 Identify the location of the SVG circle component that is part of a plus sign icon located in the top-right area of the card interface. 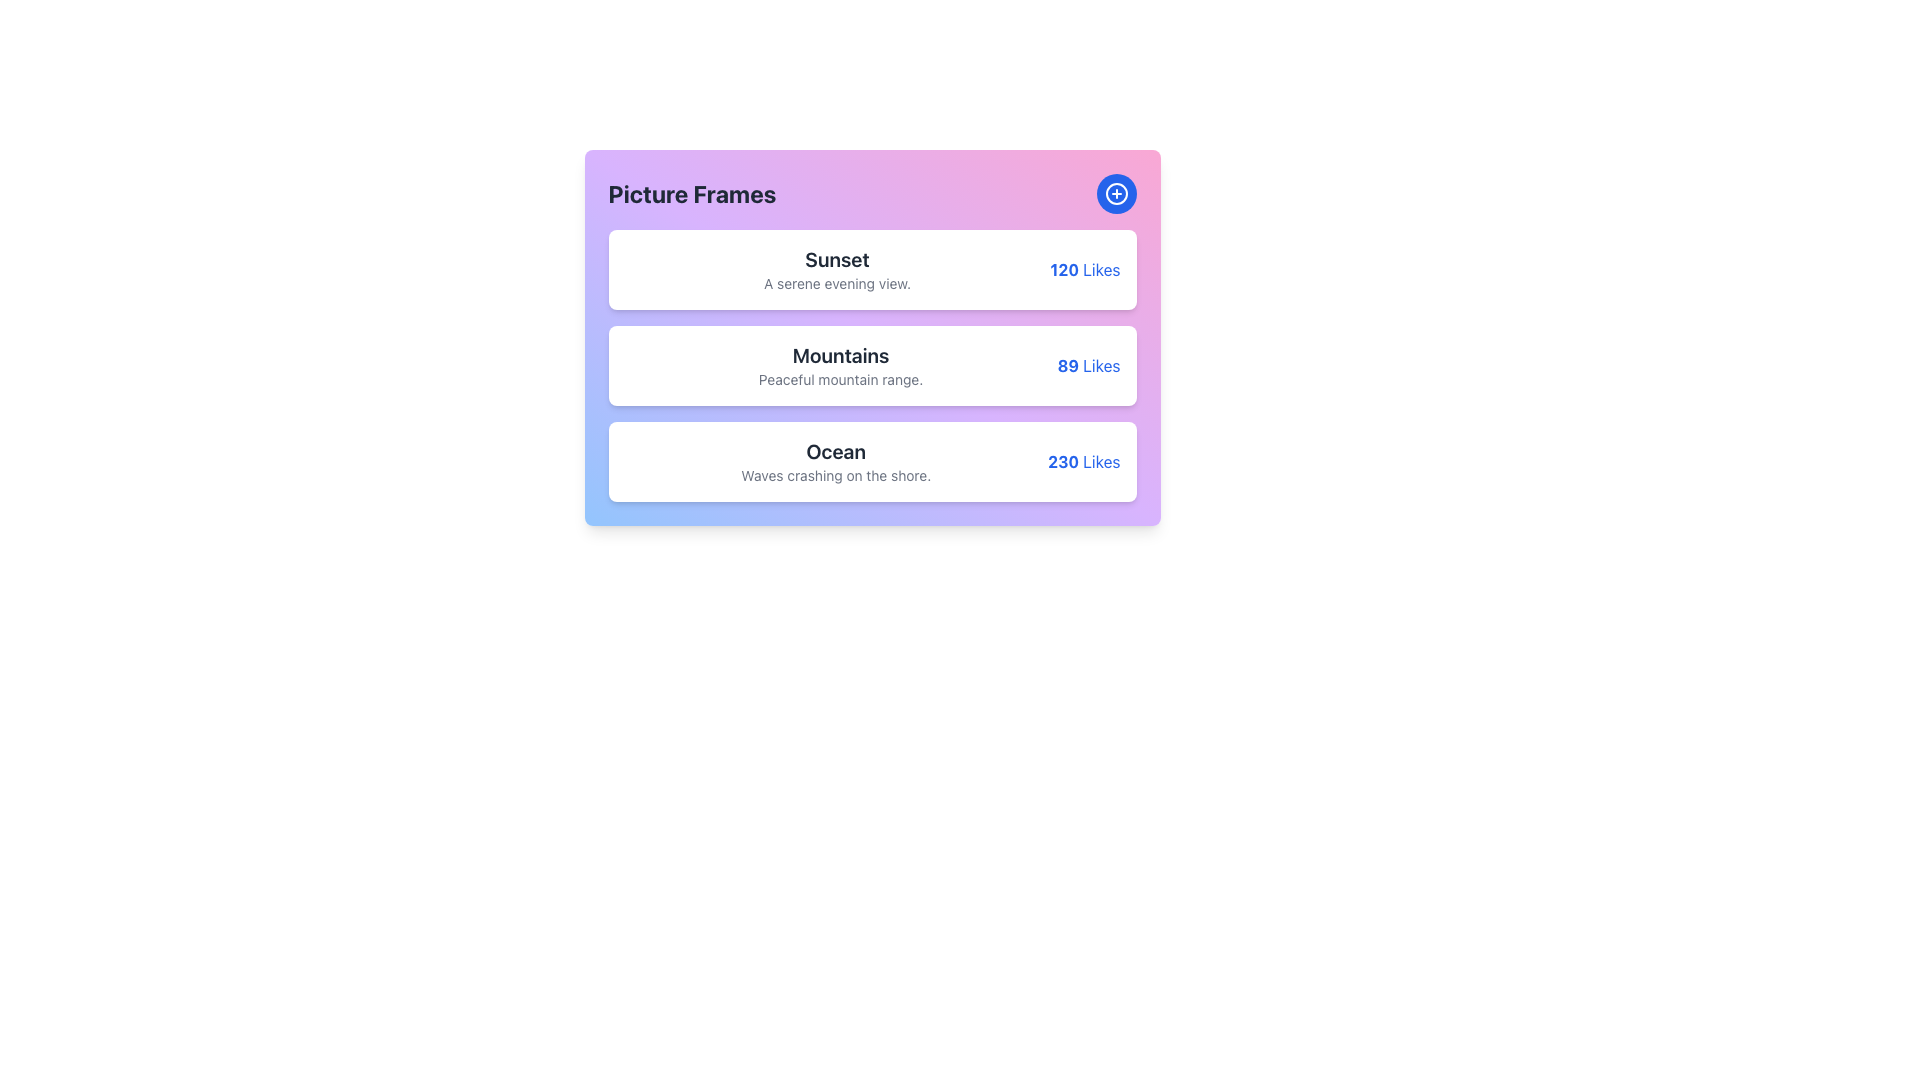
(1115, 193).